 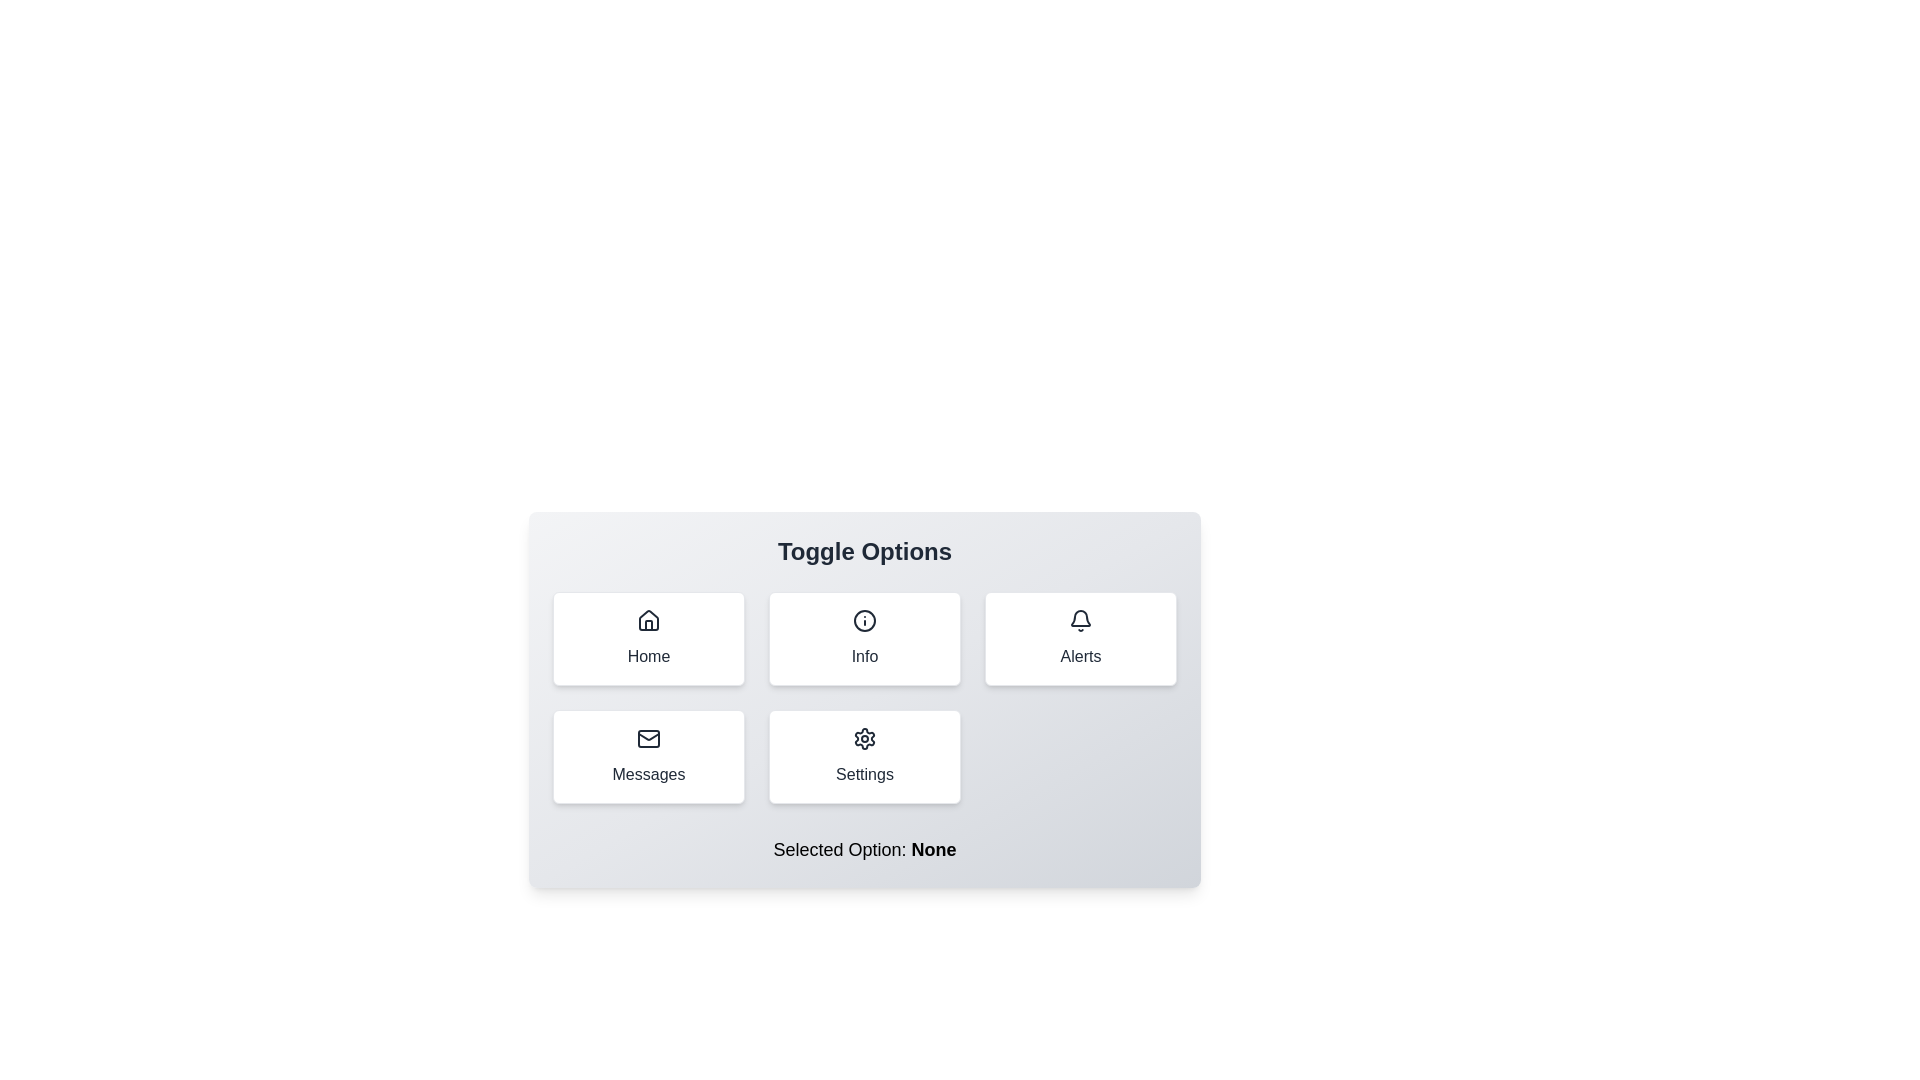 I want to click on the 'Alerts' button, which is a rectangular card with a bell icon and the text 'Alerts' beneath it, located in the third column of the top row of the grid layout, so click(x=1079, y=639).